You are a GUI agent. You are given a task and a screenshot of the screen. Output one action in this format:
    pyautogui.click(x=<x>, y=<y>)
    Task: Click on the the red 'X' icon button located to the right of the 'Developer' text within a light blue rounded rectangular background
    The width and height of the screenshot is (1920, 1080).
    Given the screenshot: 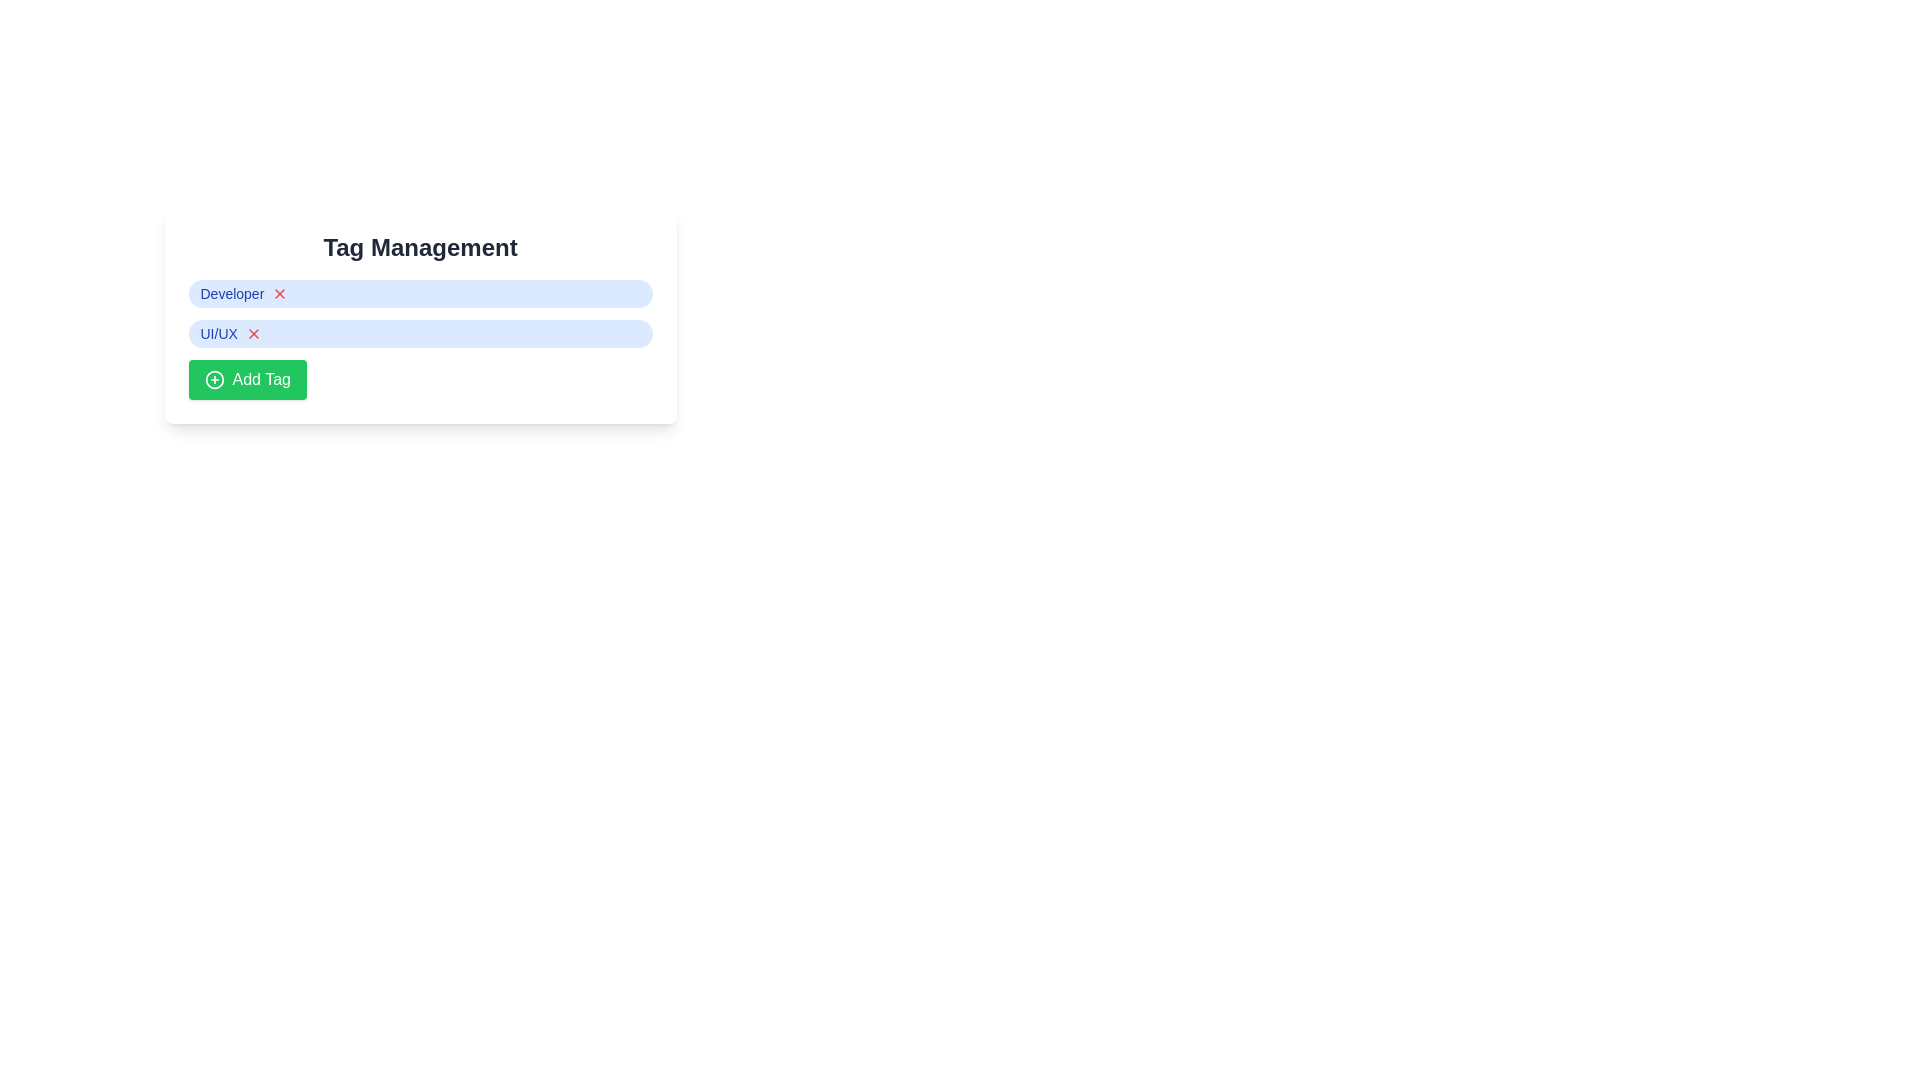 What is the action you would take?
    pyautogui.click(x=279, y=293)
    